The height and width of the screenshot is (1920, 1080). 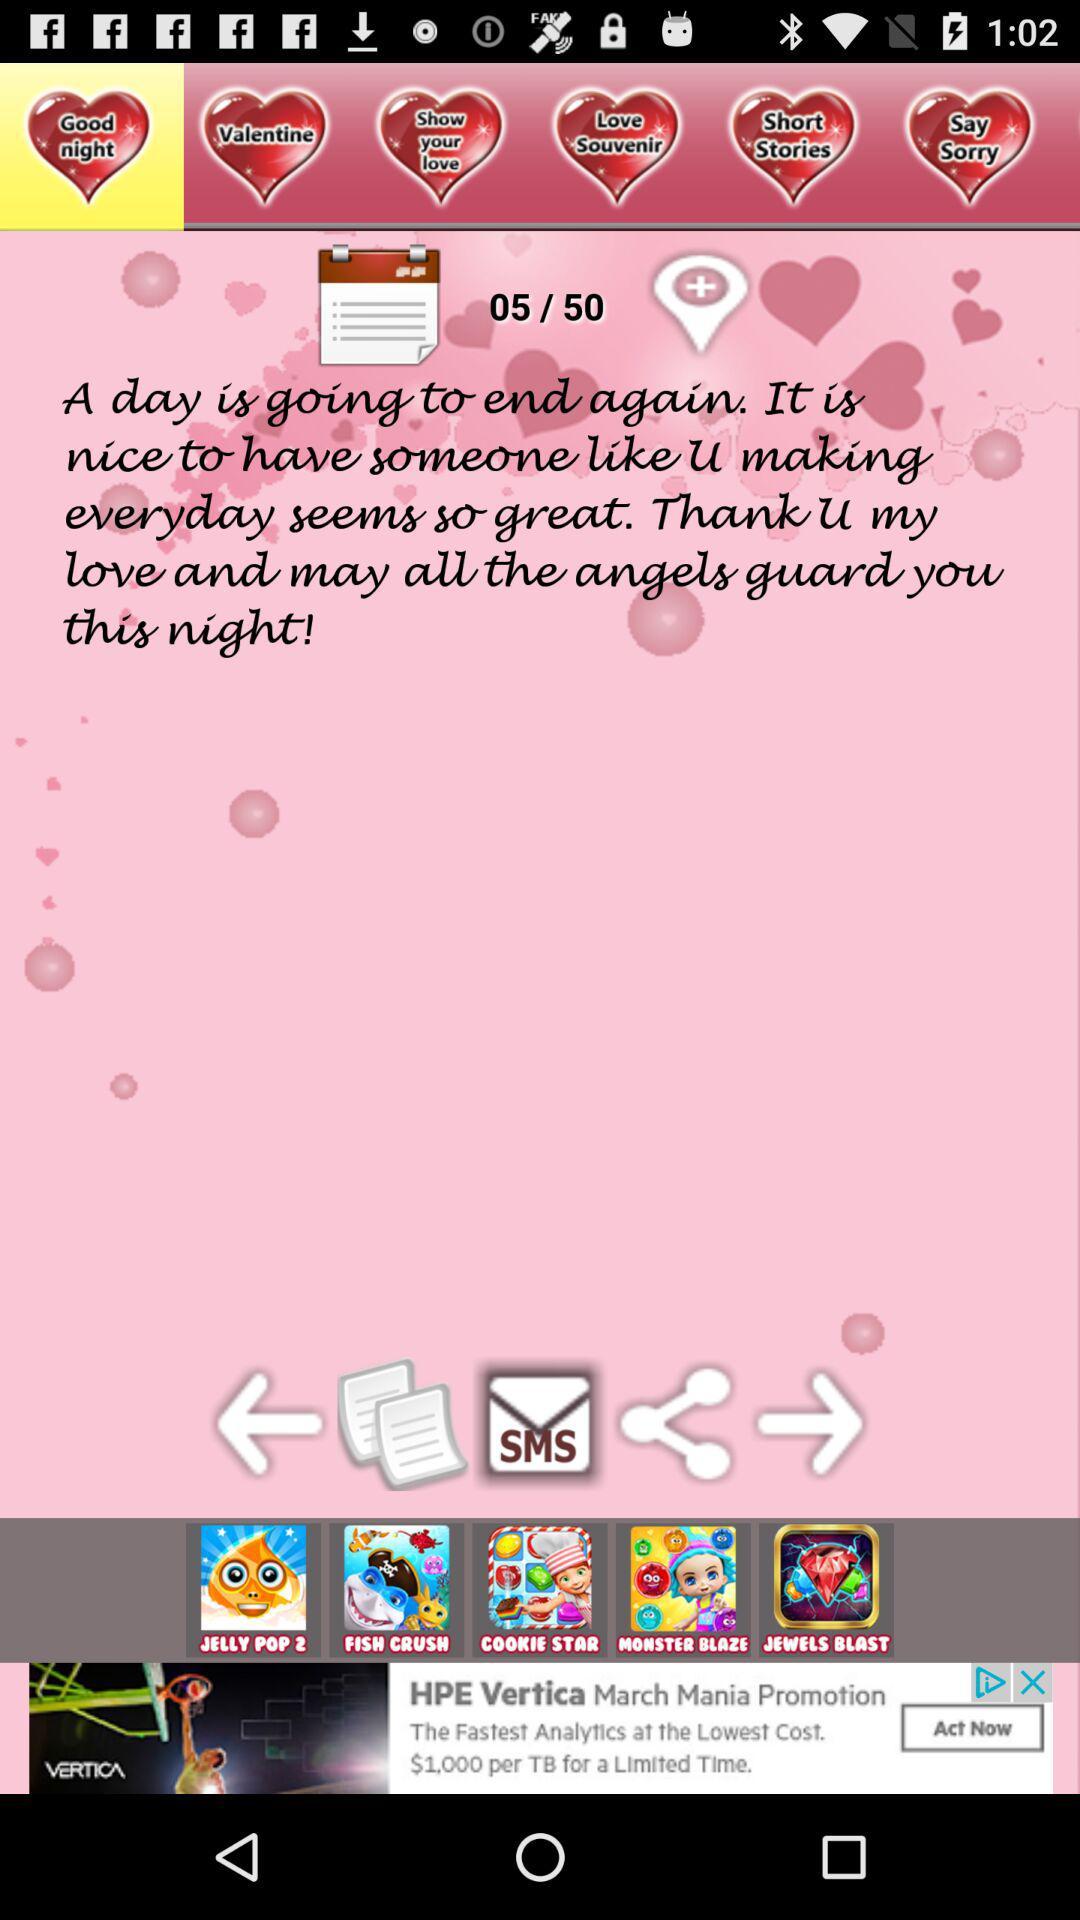 I want to click on the emoji icon, so click(x=252, y=1701).